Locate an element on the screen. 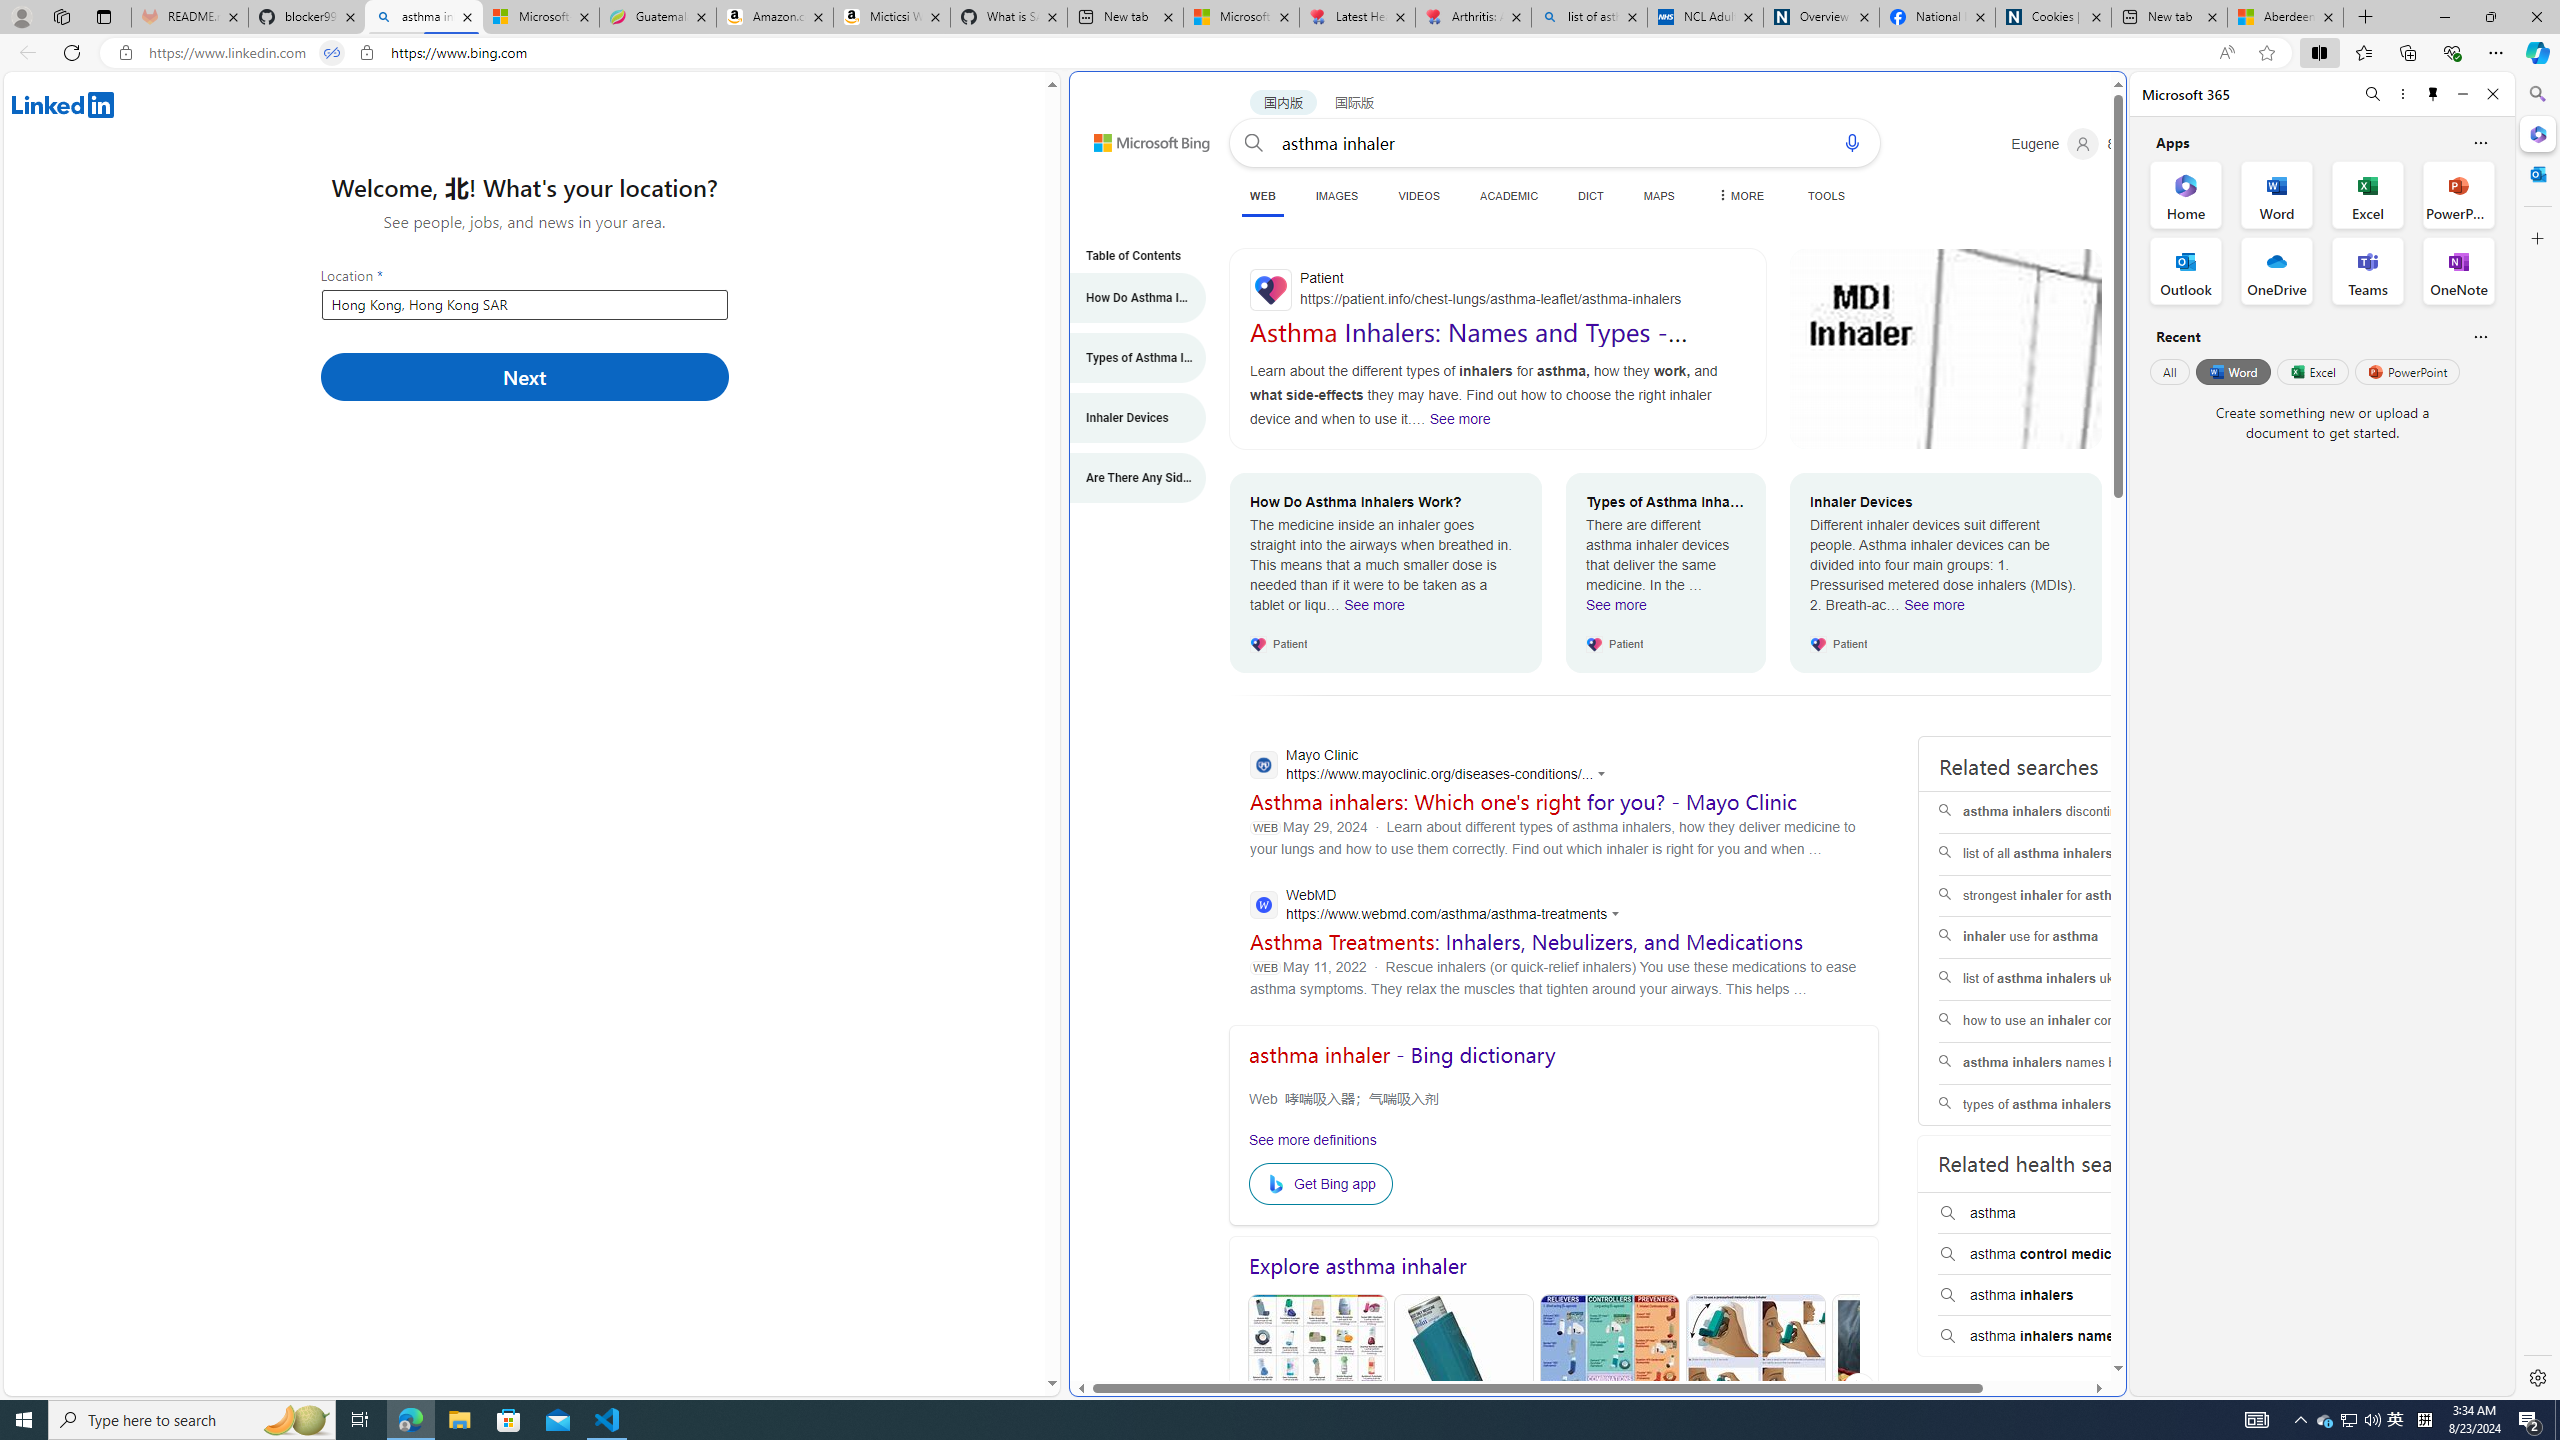  'DICT' is located at coordinates (1590, 195).